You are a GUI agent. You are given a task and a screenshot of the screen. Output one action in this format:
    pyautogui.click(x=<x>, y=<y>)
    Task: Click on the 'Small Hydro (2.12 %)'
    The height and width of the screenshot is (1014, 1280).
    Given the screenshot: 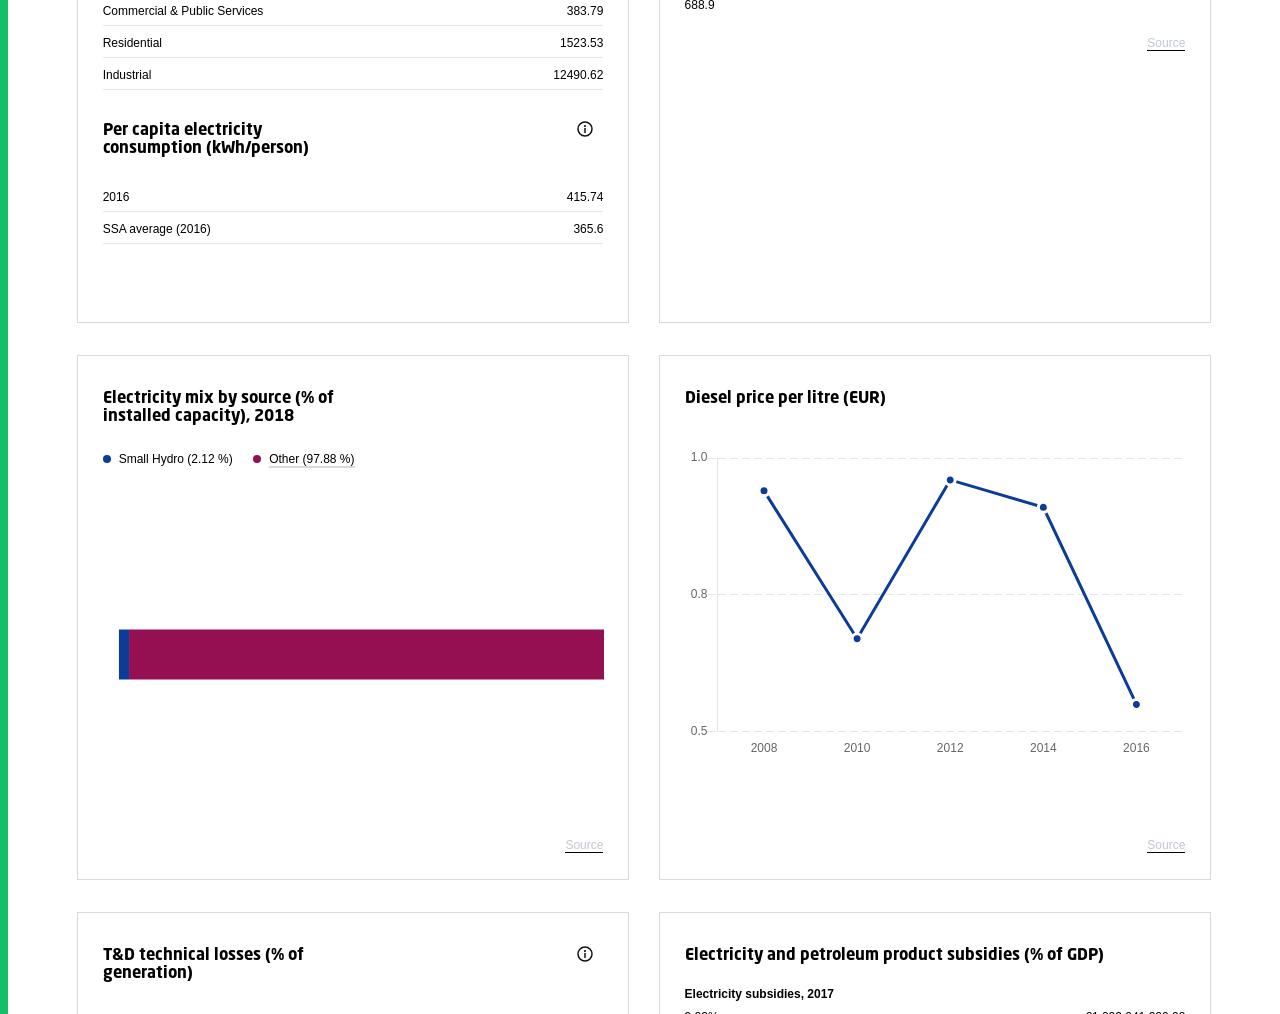 What is the action you would take?
    pyautogui.click(x=117, y=458)
    